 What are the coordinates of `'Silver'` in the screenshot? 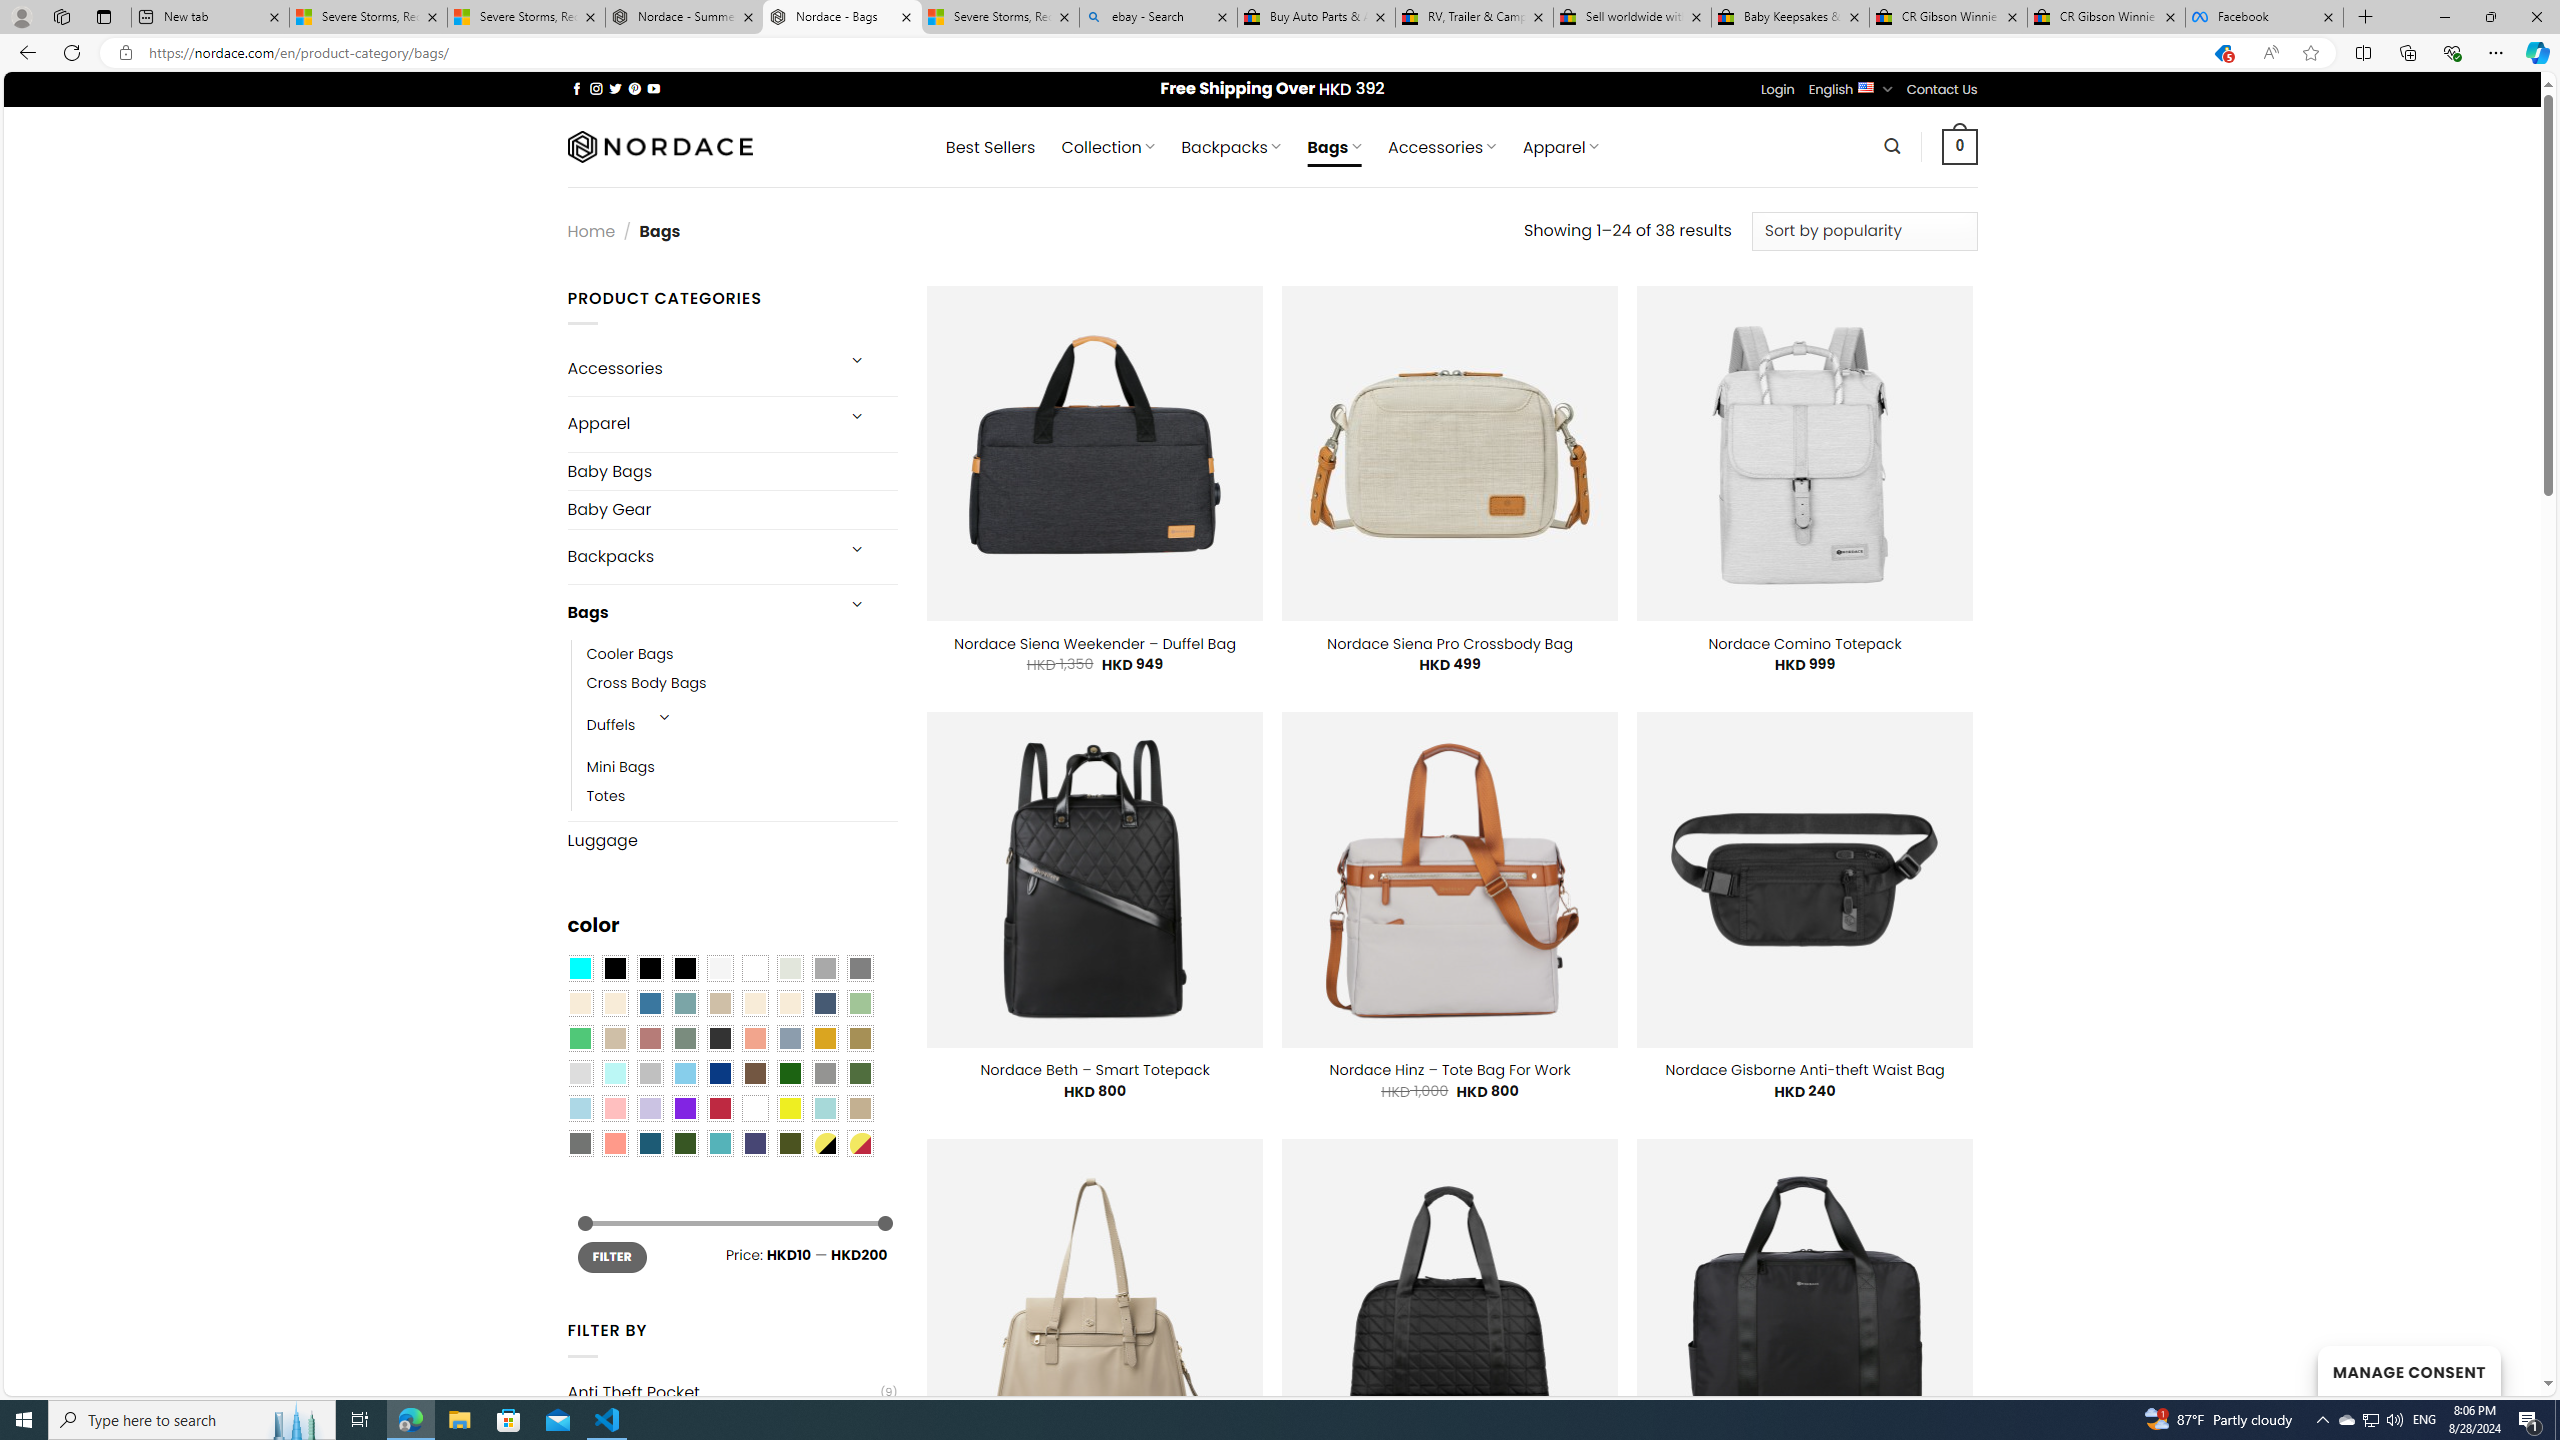 It's located at (649, 1073).